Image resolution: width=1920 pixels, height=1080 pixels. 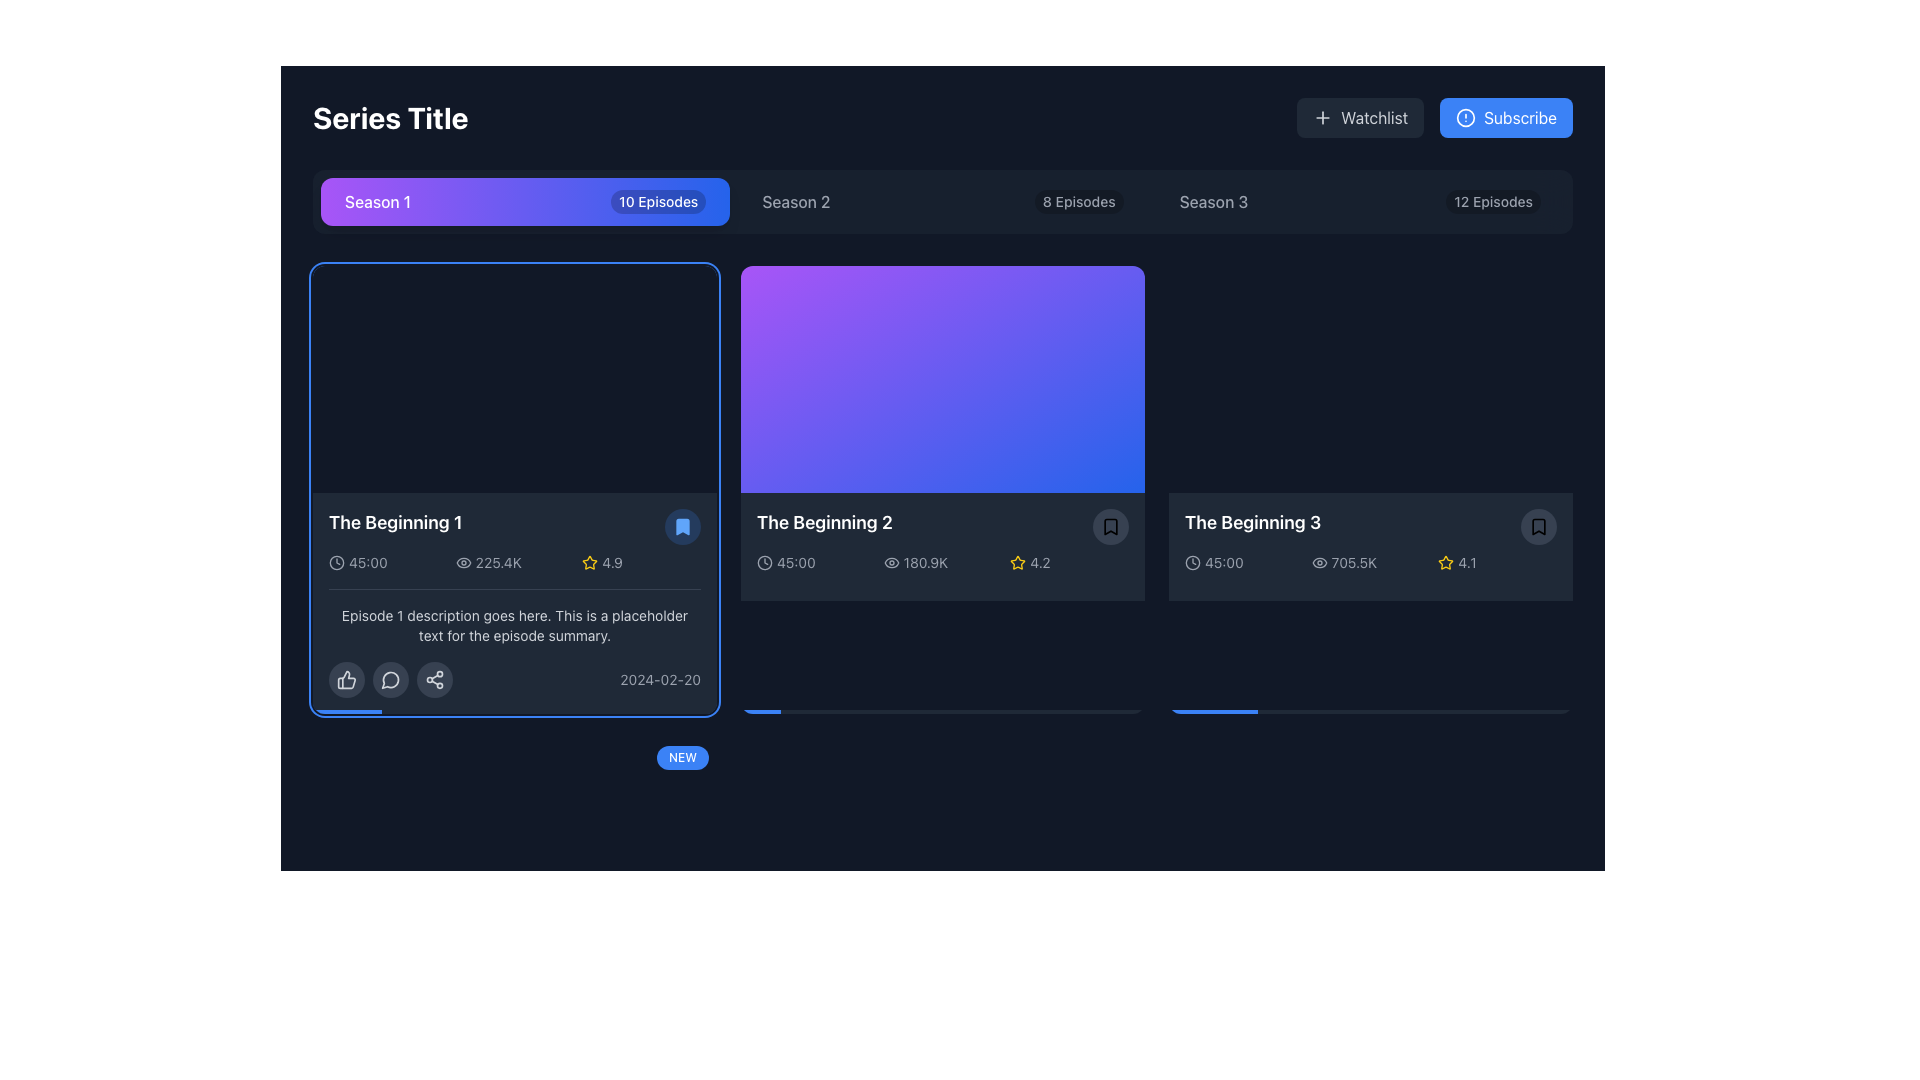 I want to click on text '180.9K' from the informational label that consists of an eye icon and is centrally located below the title 'The Beginning 2', so click(x=941, y=563).